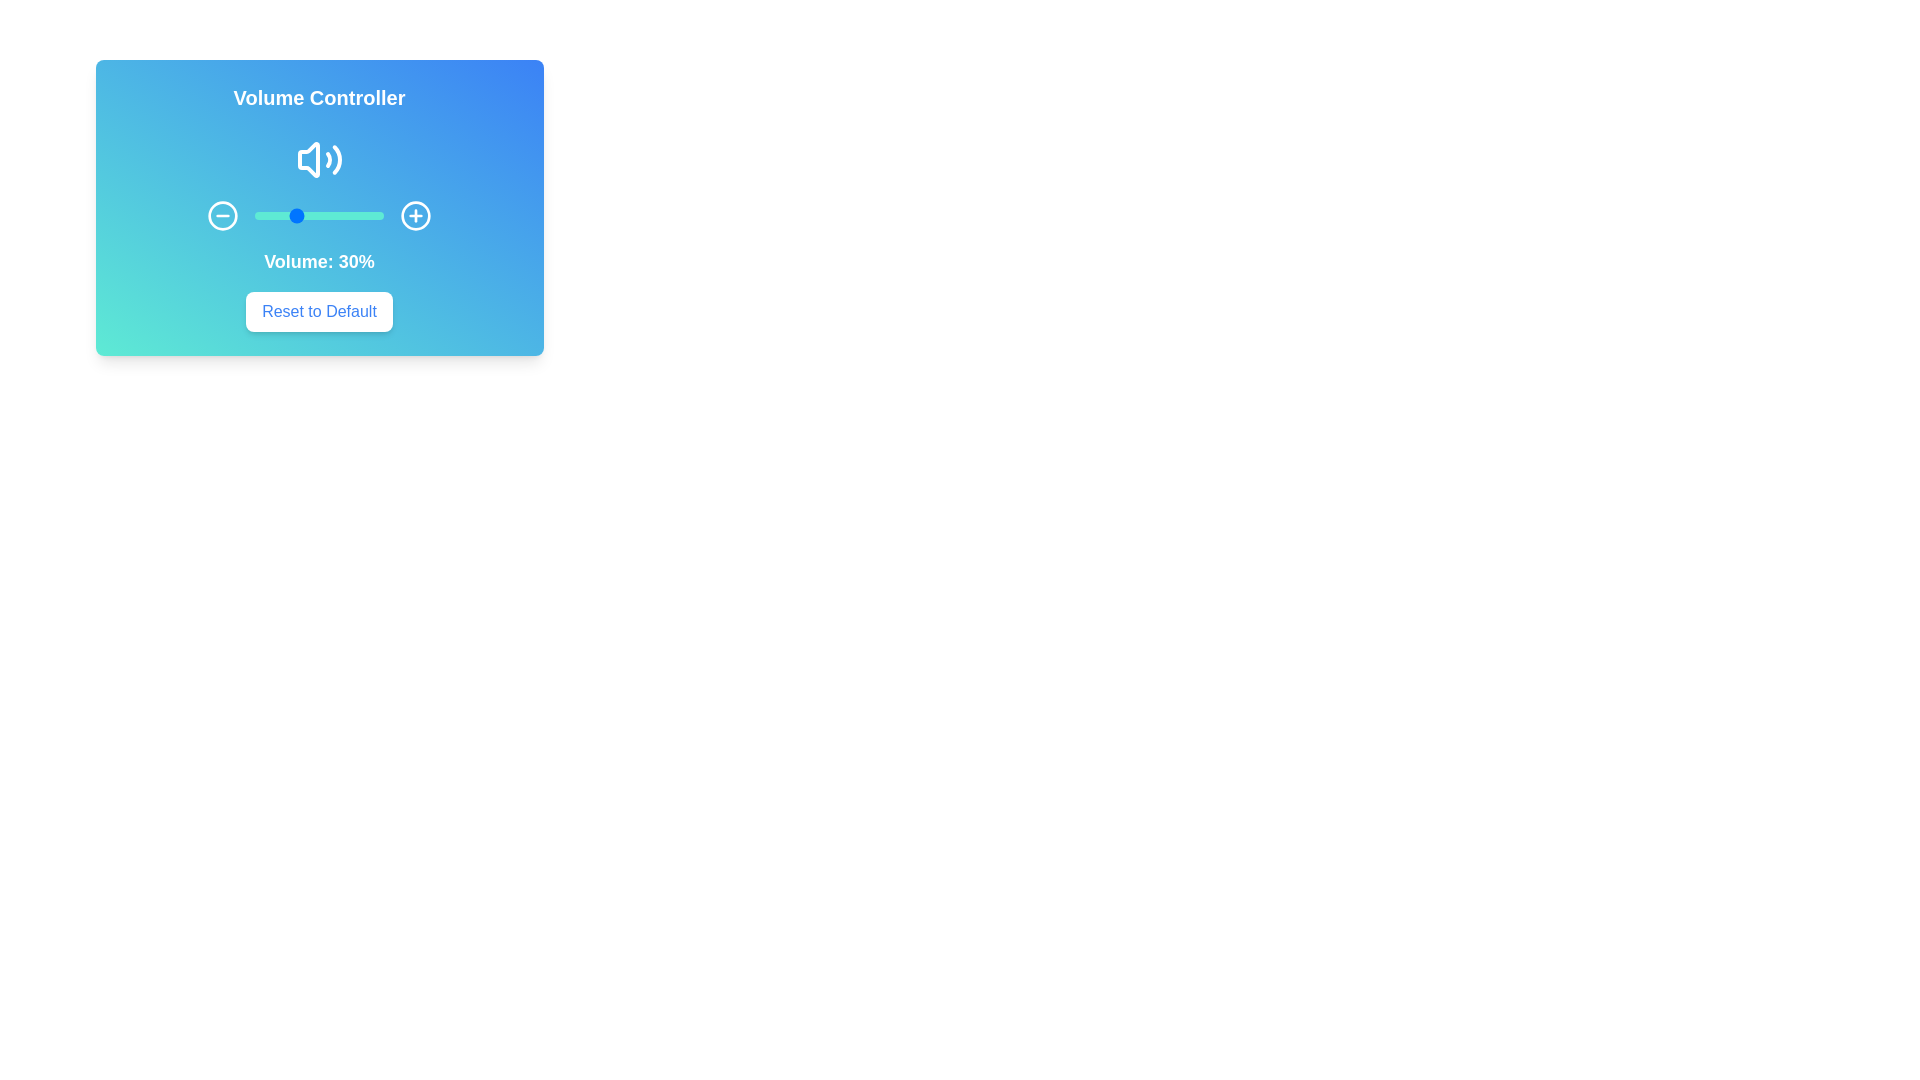  Describe the element at coordinates (382, 216) in the screenshot. I see `the volume slider to 99%` at that location.